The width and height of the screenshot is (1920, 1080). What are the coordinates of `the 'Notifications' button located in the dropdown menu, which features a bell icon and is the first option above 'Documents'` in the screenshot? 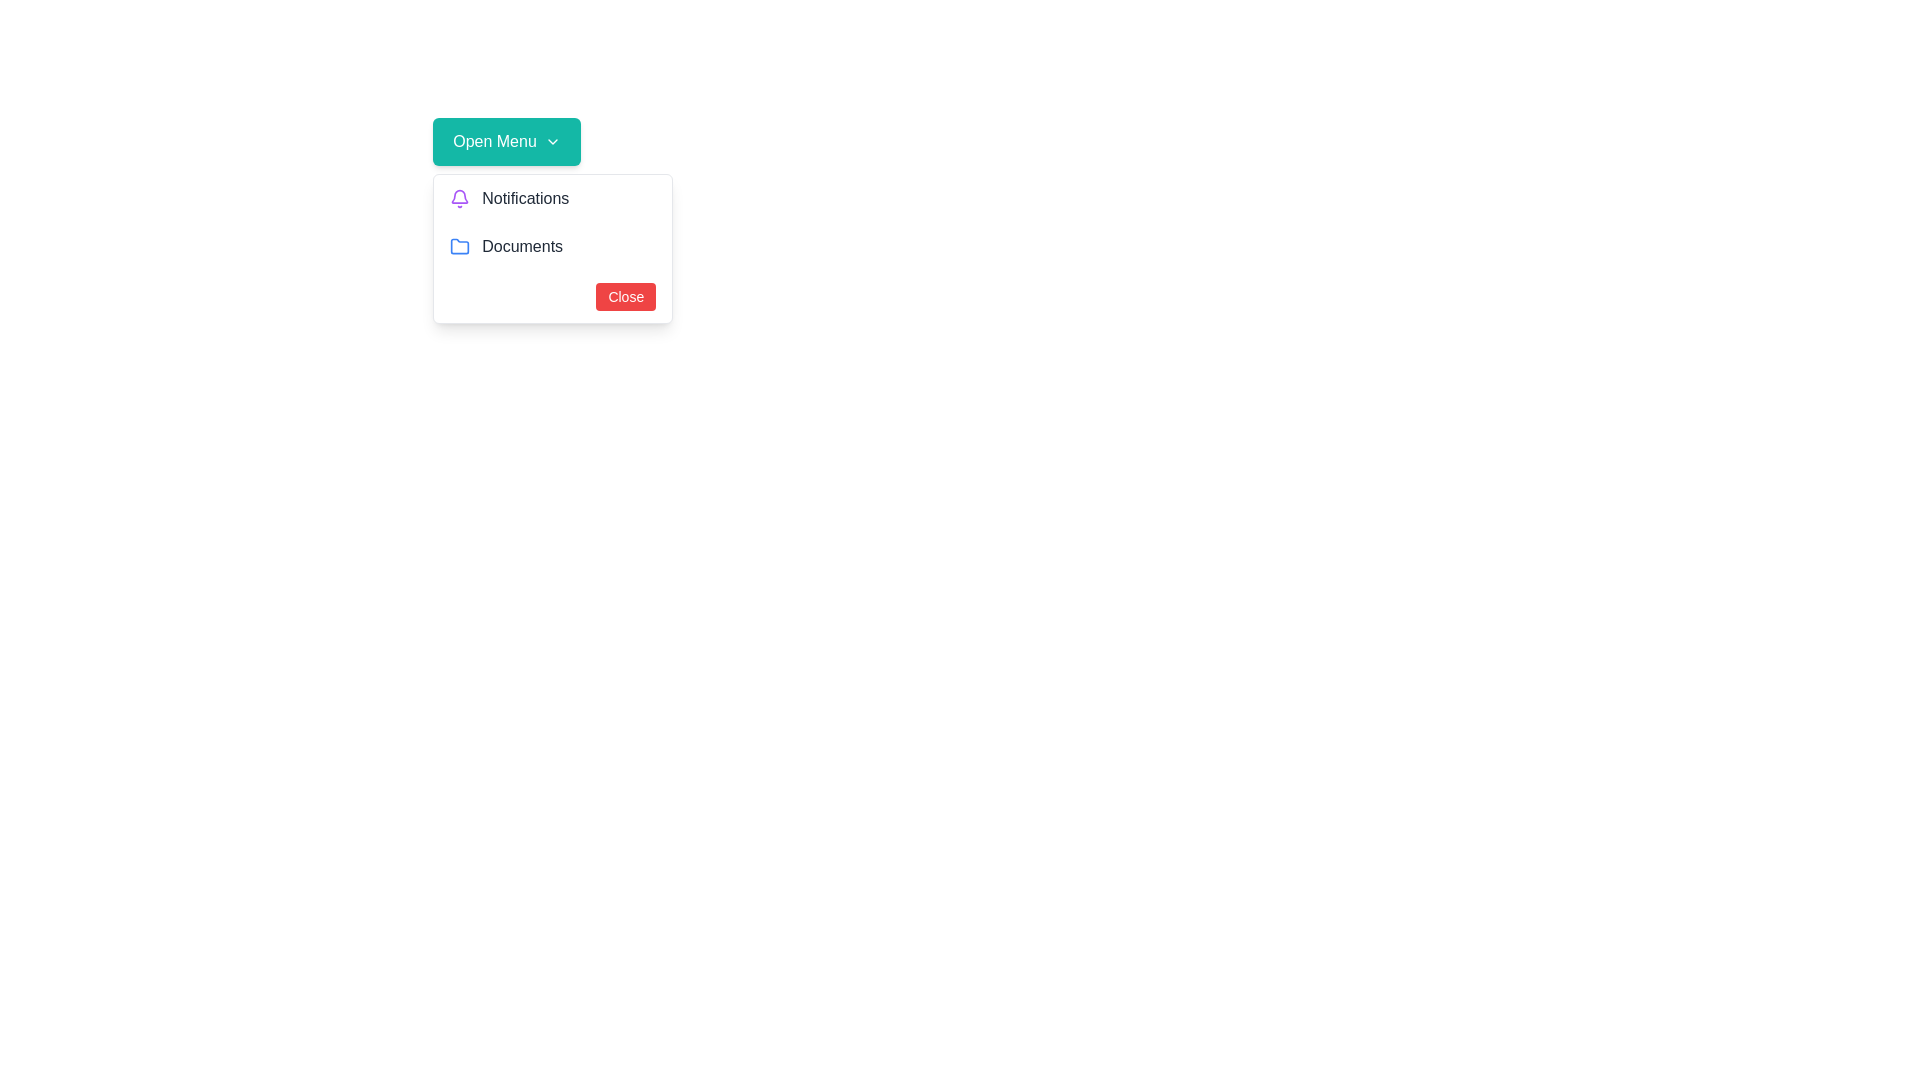 It's located at (553, 199).